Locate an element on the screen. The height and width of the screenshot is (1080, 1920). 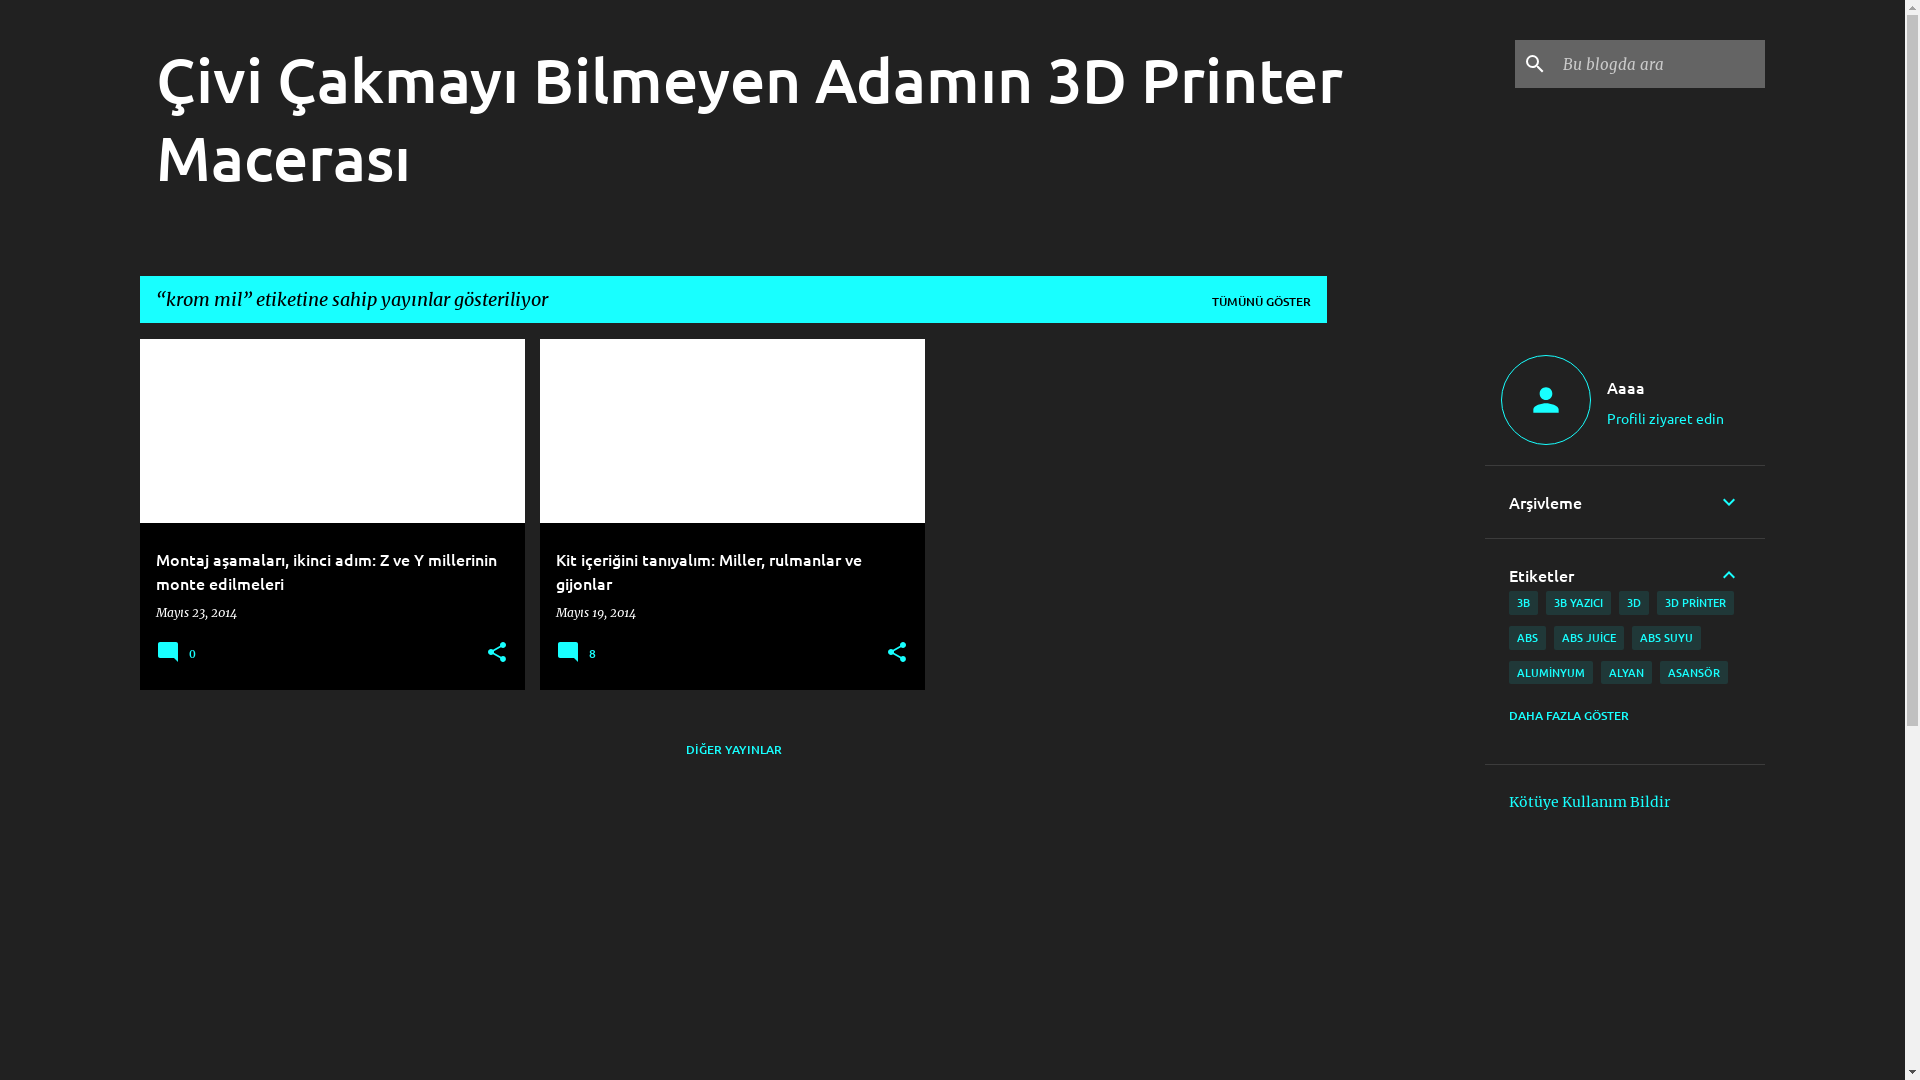
'Advertisement' is located at coordinates (1405, 639).